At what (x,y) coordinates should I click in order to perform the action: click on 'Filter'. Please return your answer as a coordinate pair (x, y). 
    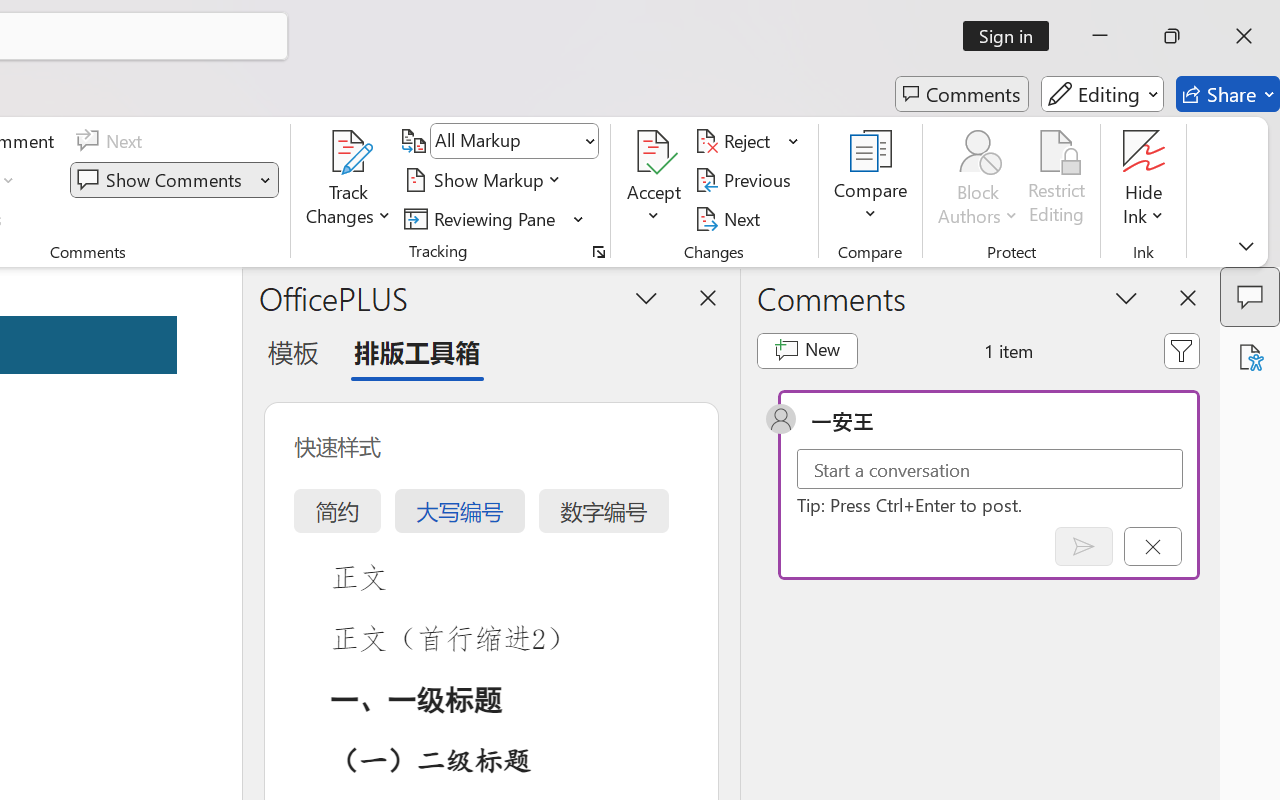
    Looking at the image, I should click on (1182, 350).